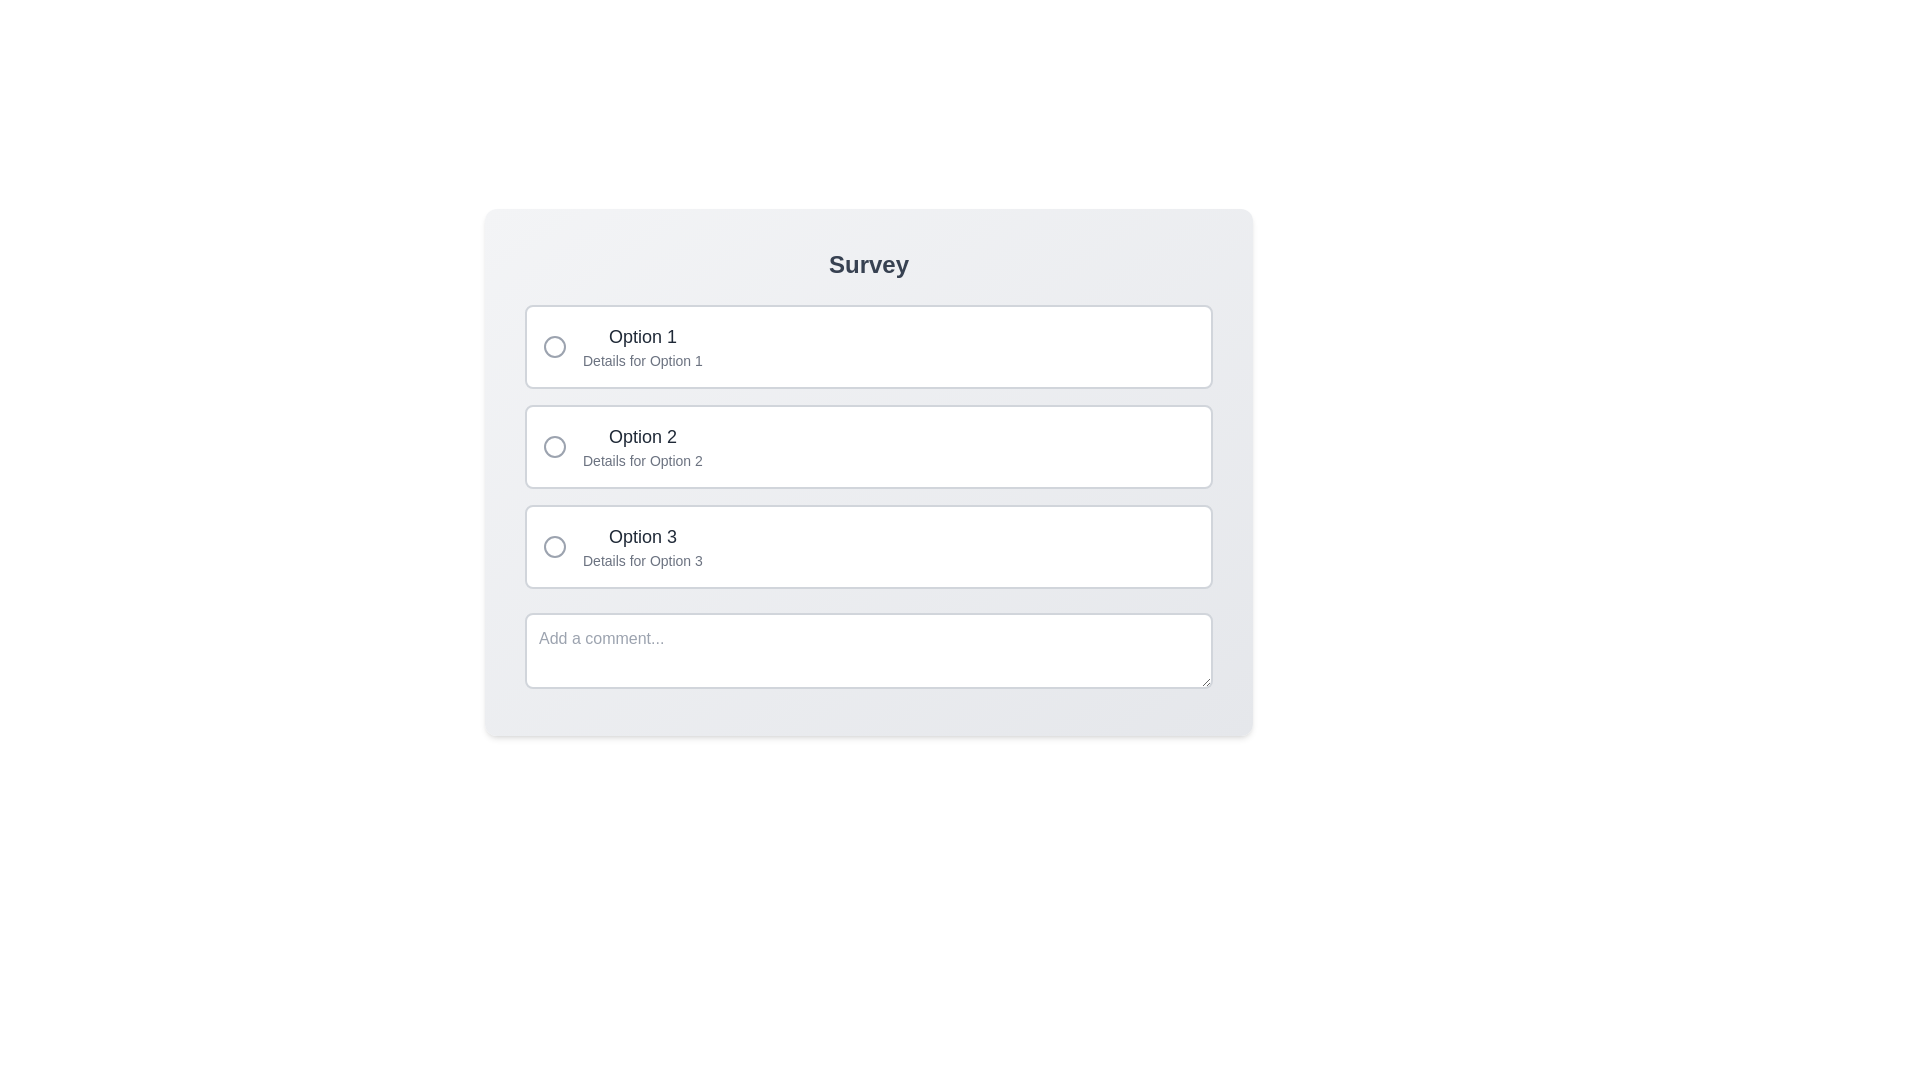 Image resolution: width=1920 pixels, height=1080 pixels. What do you see at coordinates (868, 346) in the screenshot?
I see `the first selectable option in the survey form, which is located below the title 'Survey'` at bounding box center [868, 346].